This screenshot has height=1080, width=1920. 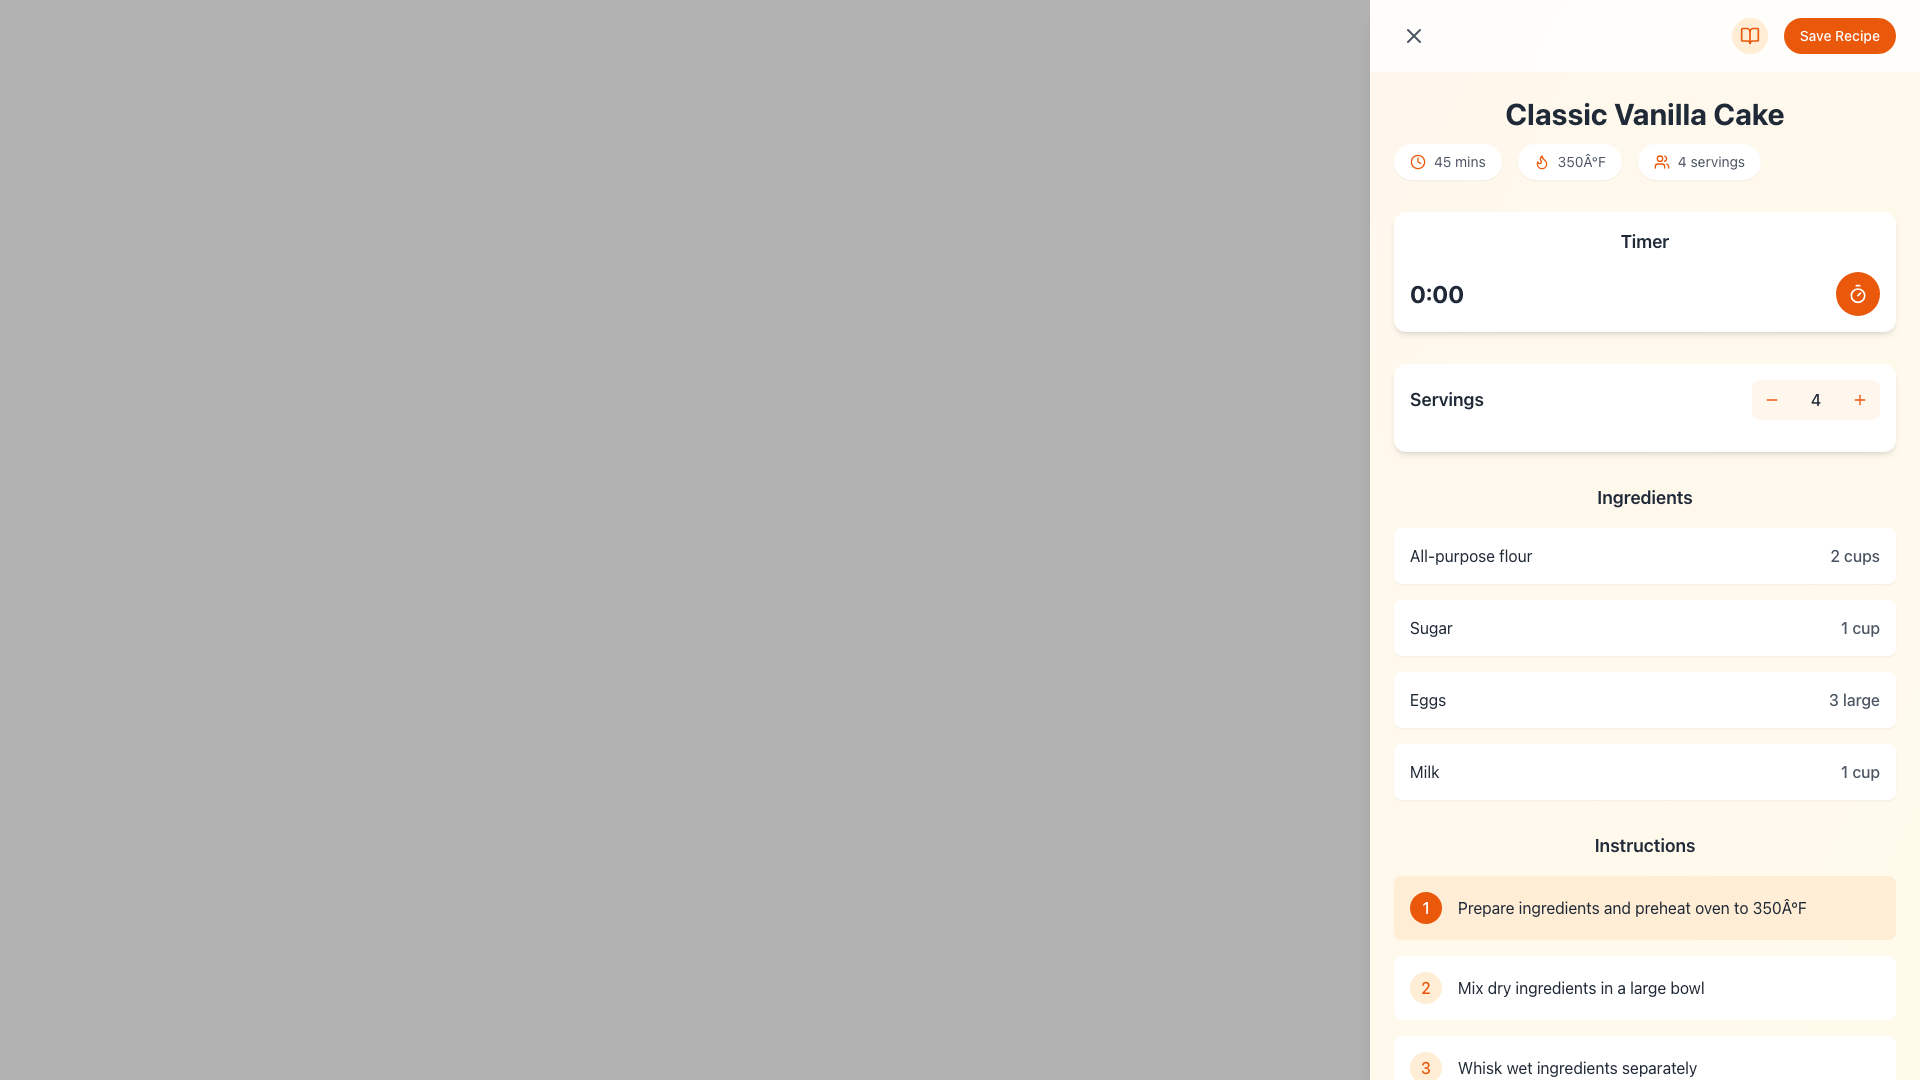 What do you see at coordinates (1413, 35) in the screenshot?
I see `the close button located at the top-left corner of the 'Save Recipe' section to change its background` at bounding box center [1413, 35].